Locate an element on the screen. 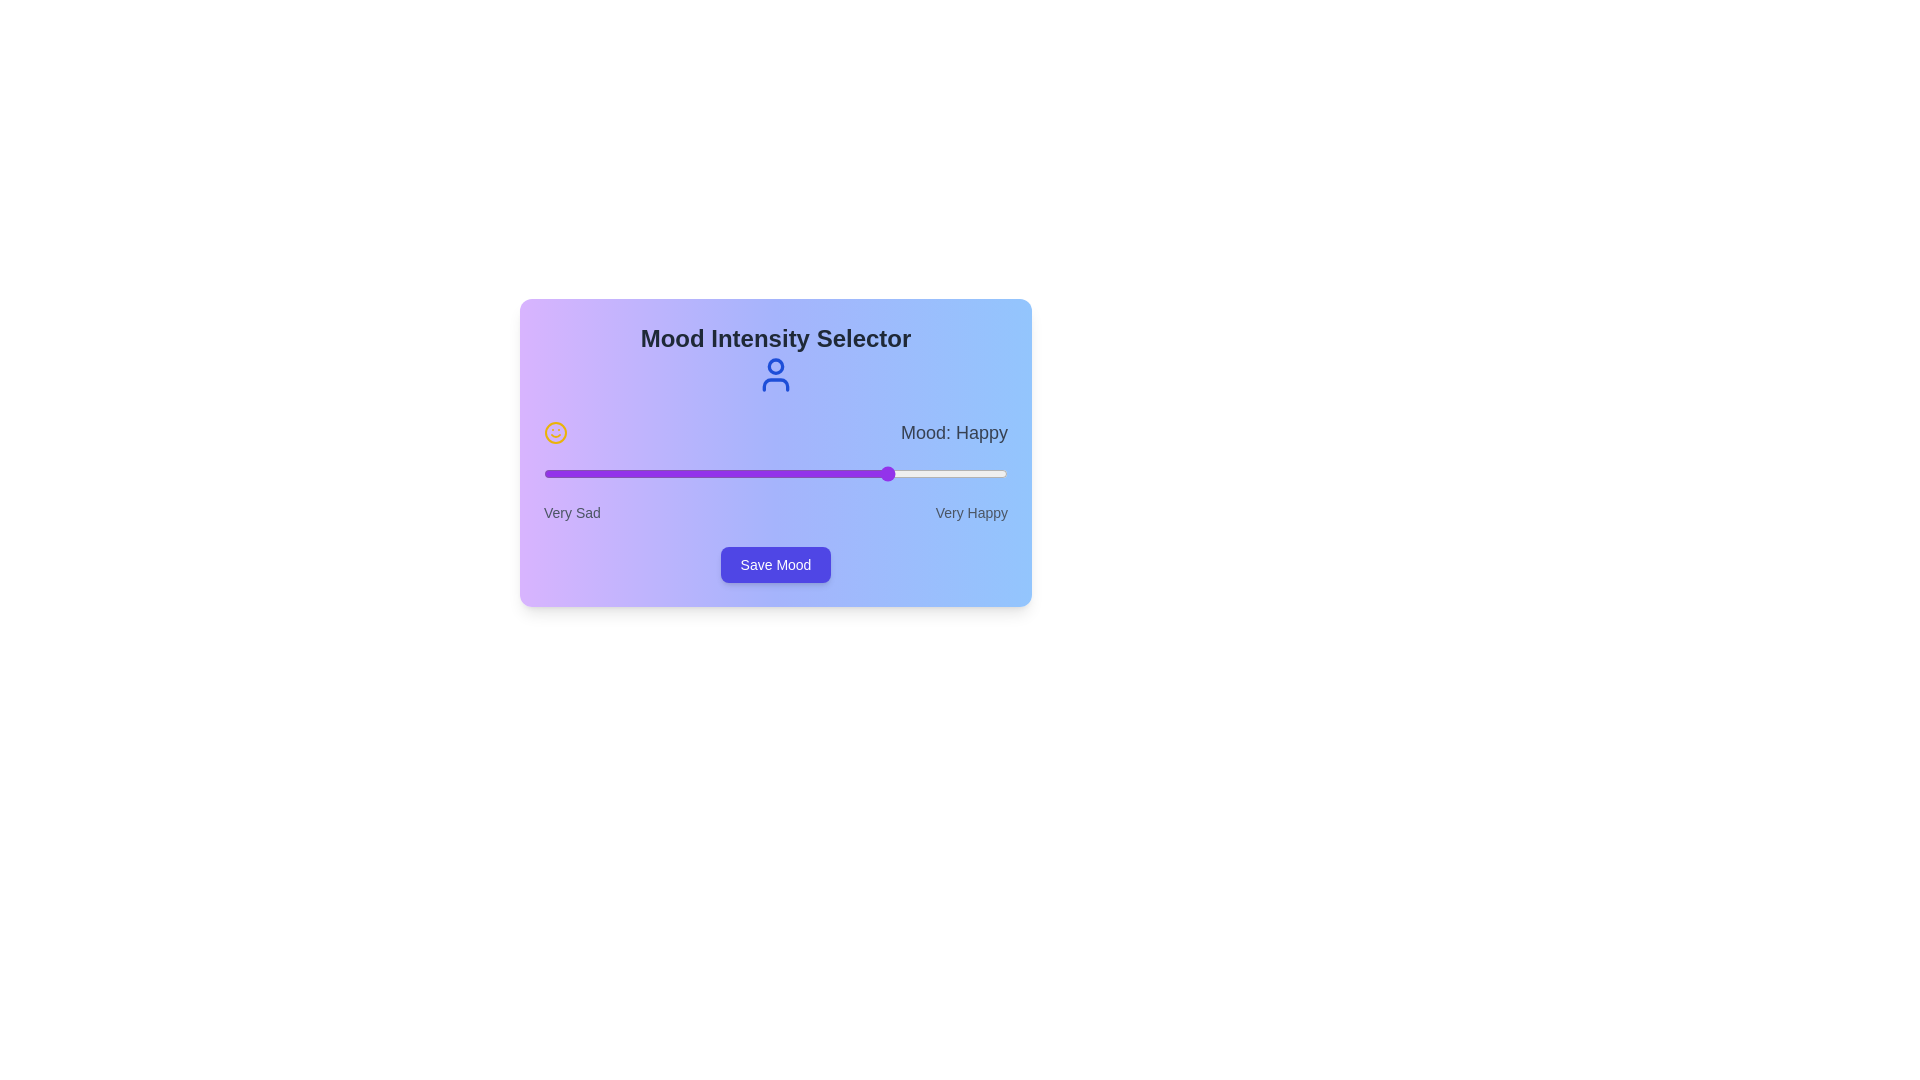 The width and height of the screenshot is (1920, 1080). the mood level slider to 2 is located at coordinates (775, 474).